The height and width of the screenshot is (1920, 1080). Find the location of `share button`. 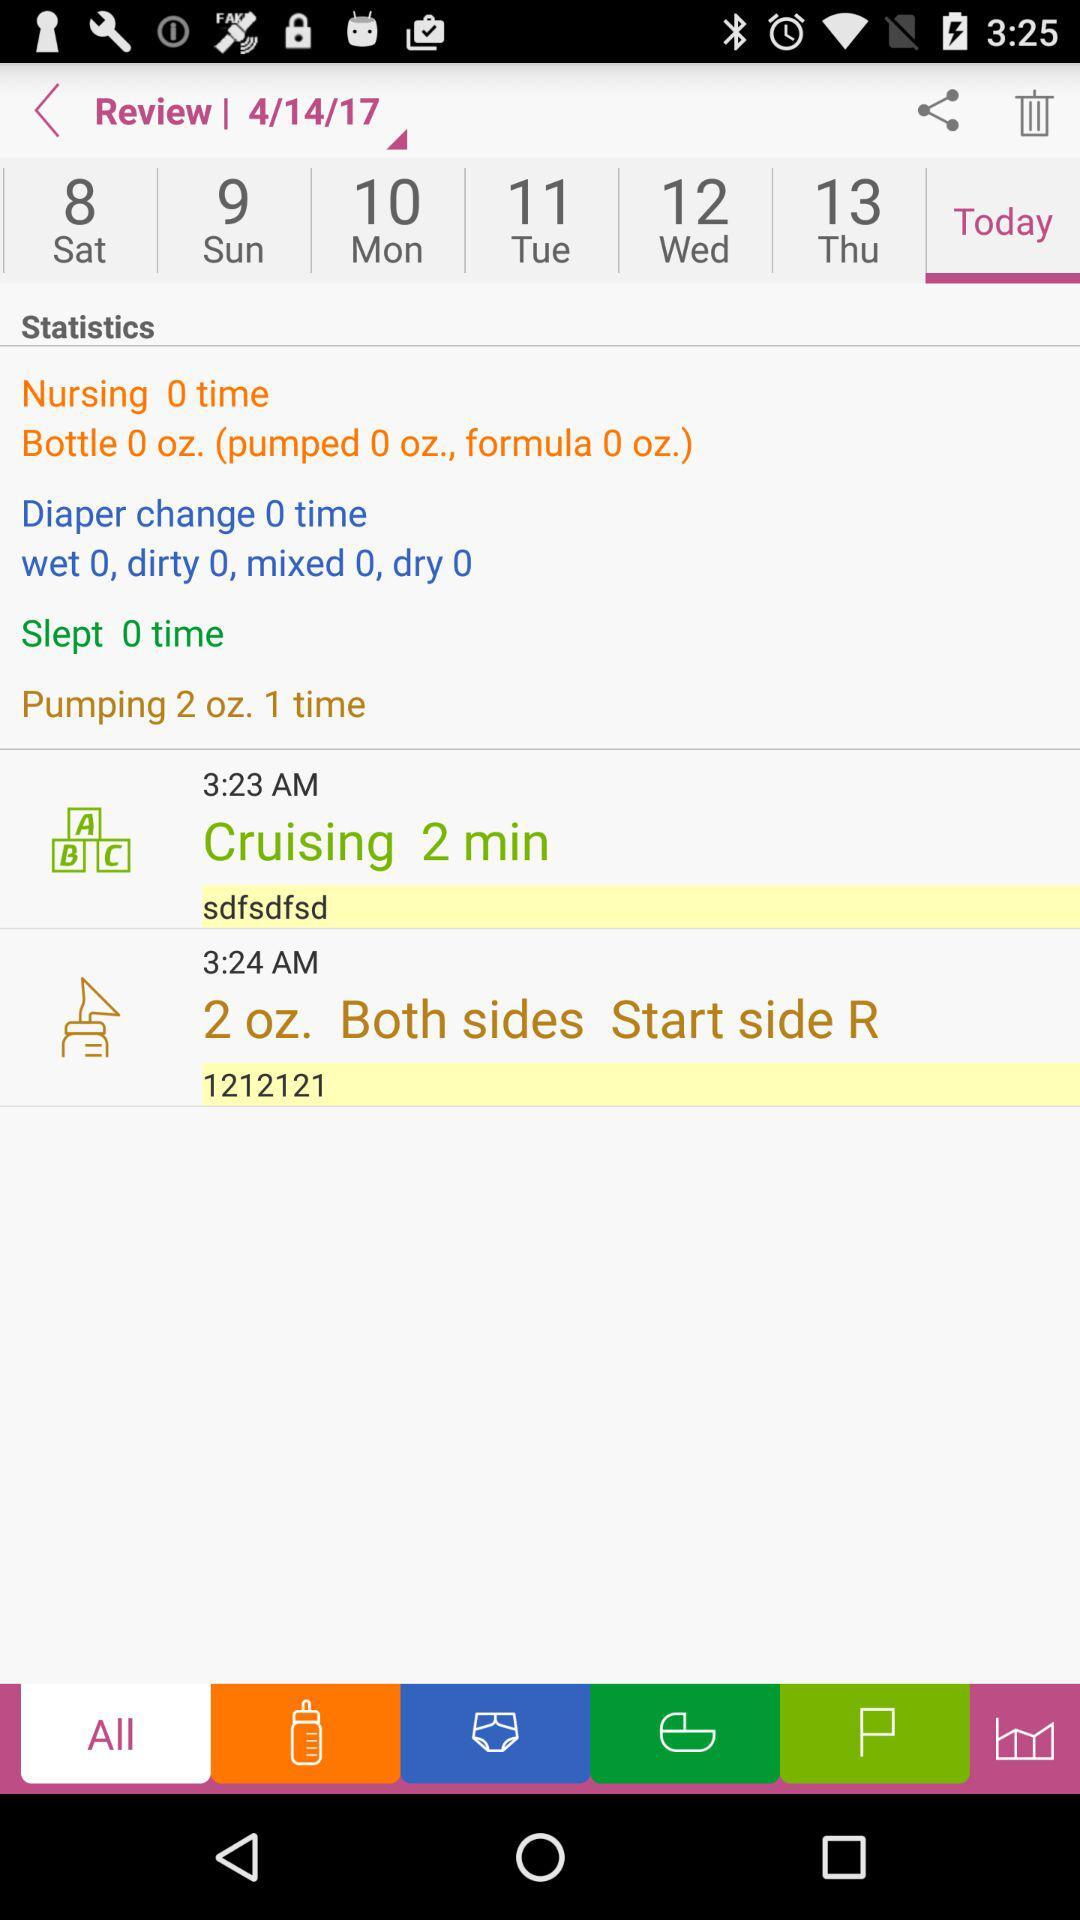

share button is located at coordinates (938, 109).